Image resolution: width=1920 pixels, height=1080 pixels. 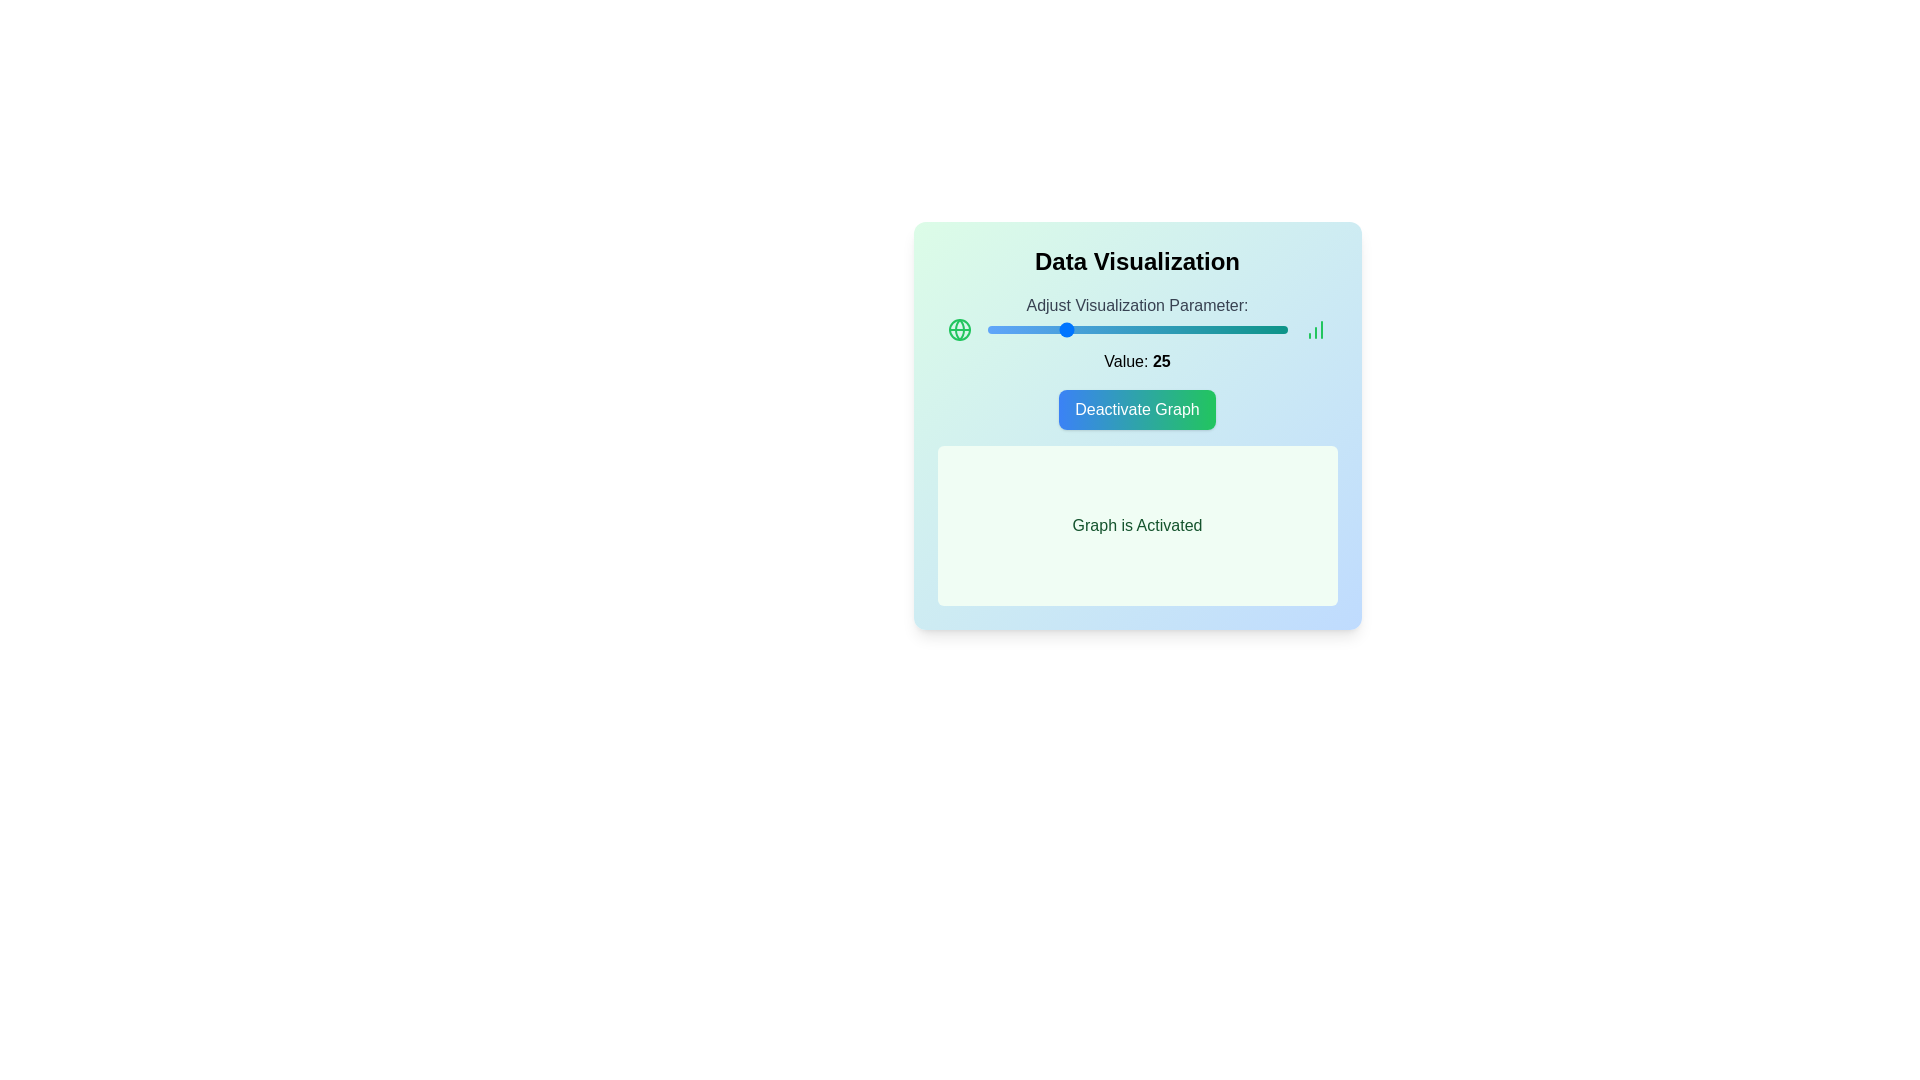 I want to click on 'Deactivate Graph' button to toggle the graph's activation state, so click(x=1137, y=408).